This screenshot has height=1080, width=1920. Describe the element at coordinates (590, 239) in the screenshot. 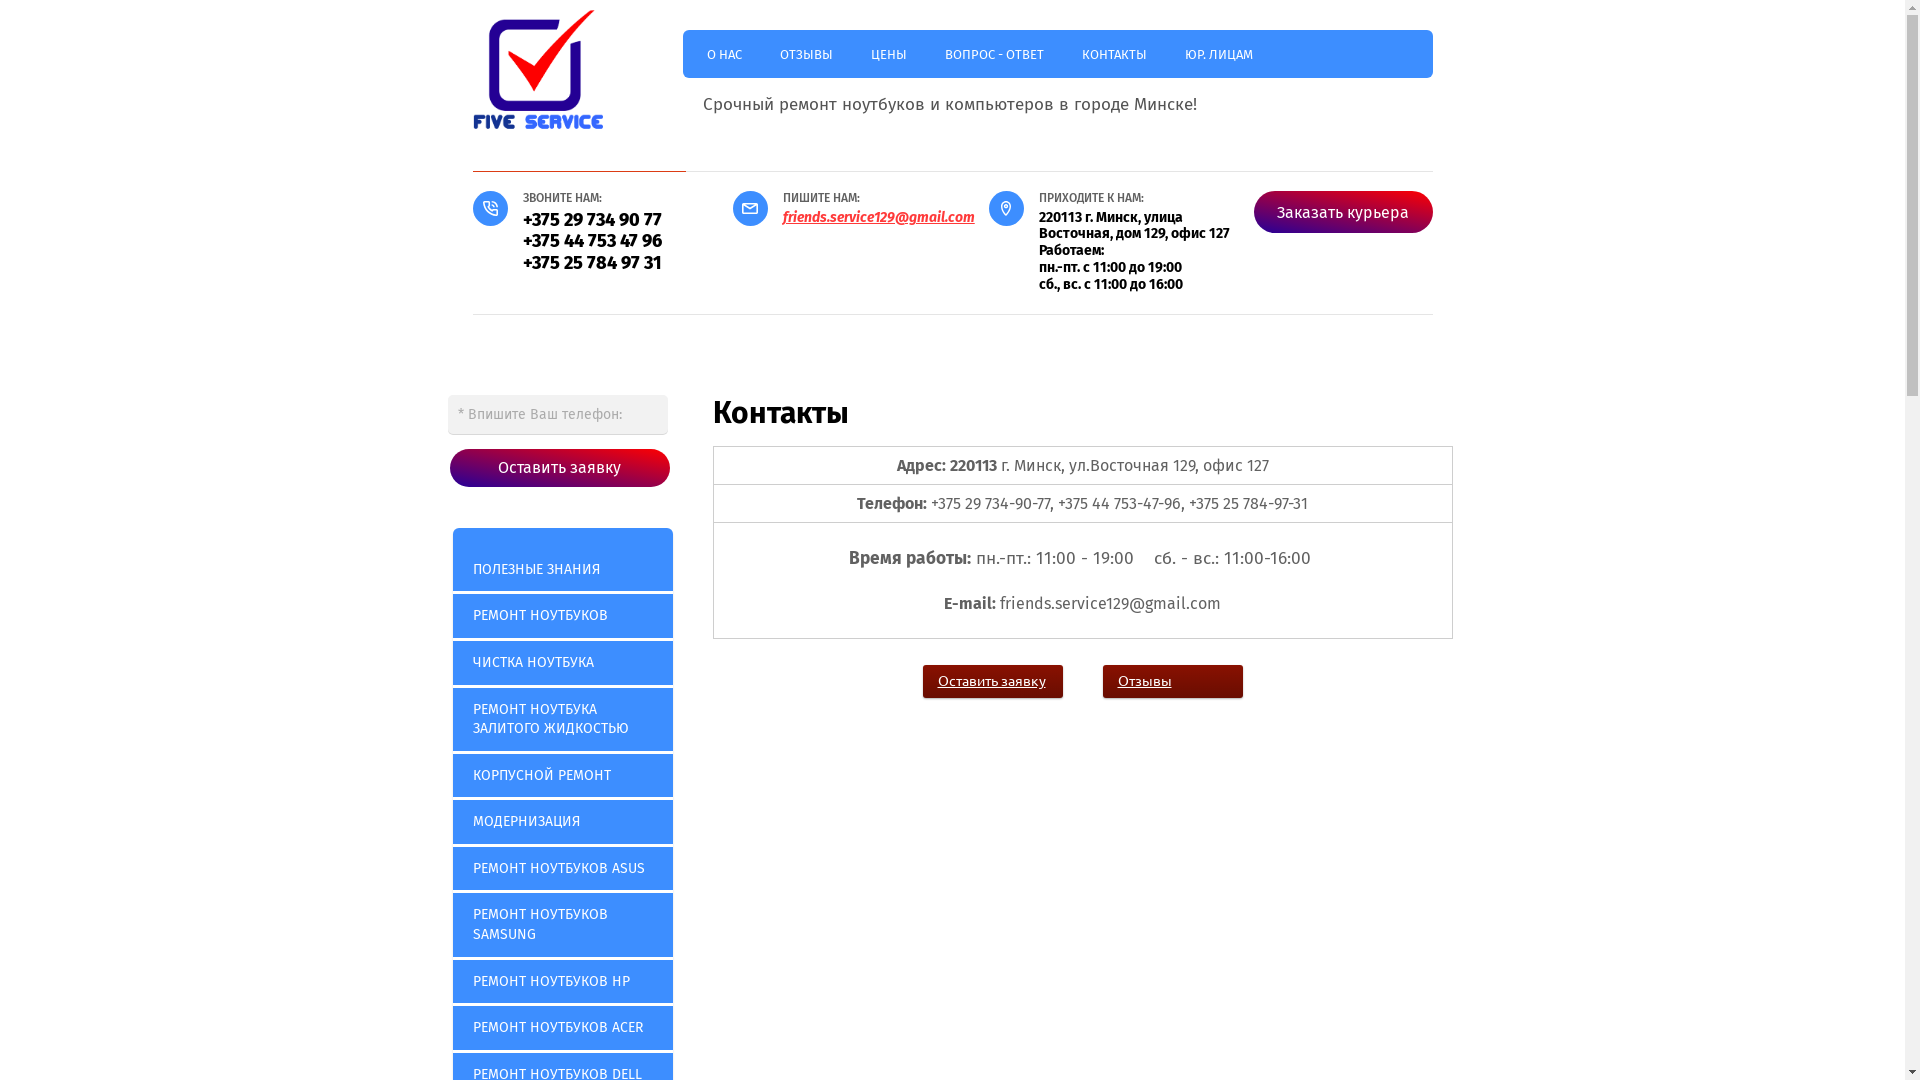

I see `'+375 44 753 47 96'` at that location.